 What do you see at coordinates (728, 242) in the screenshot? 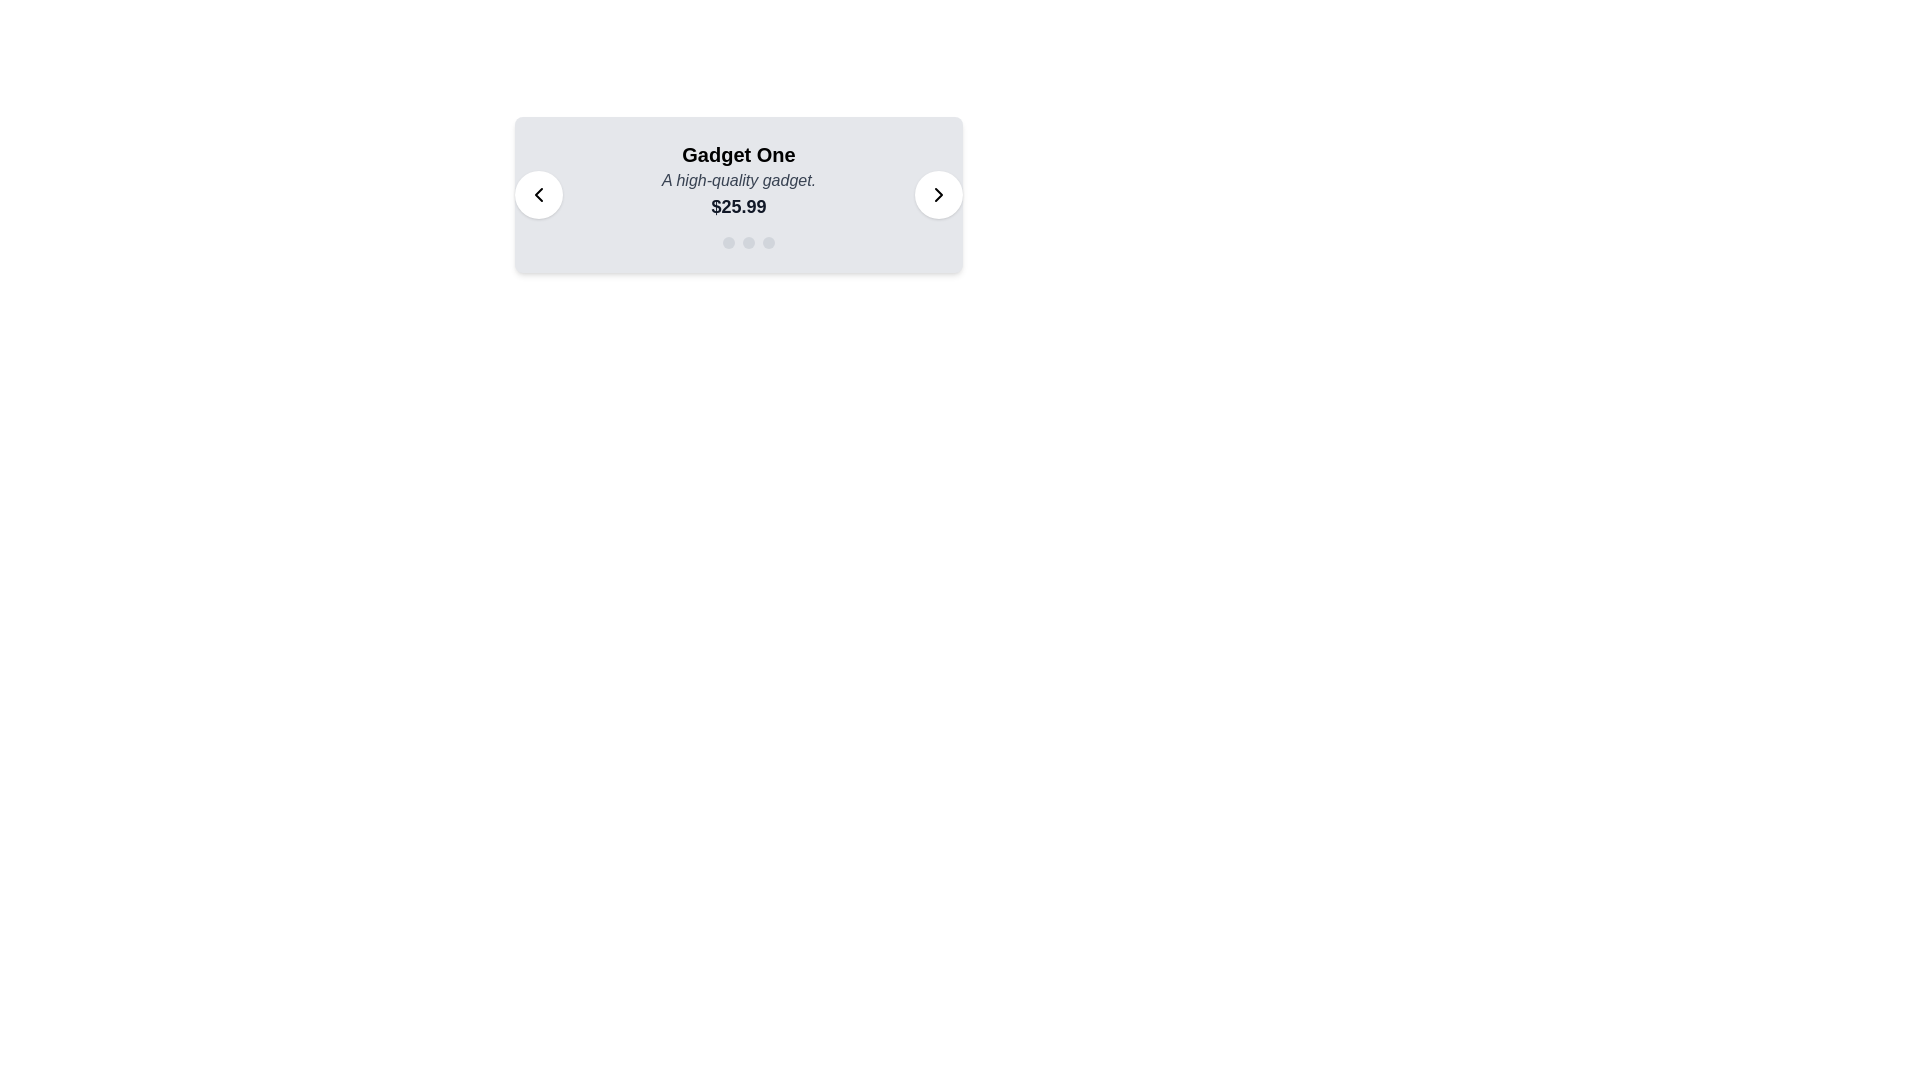
I see `the small light gray circular Indicator Dot, which is the second in a horizontal sequence of four navigation dots` at bounding box center [728, 242].